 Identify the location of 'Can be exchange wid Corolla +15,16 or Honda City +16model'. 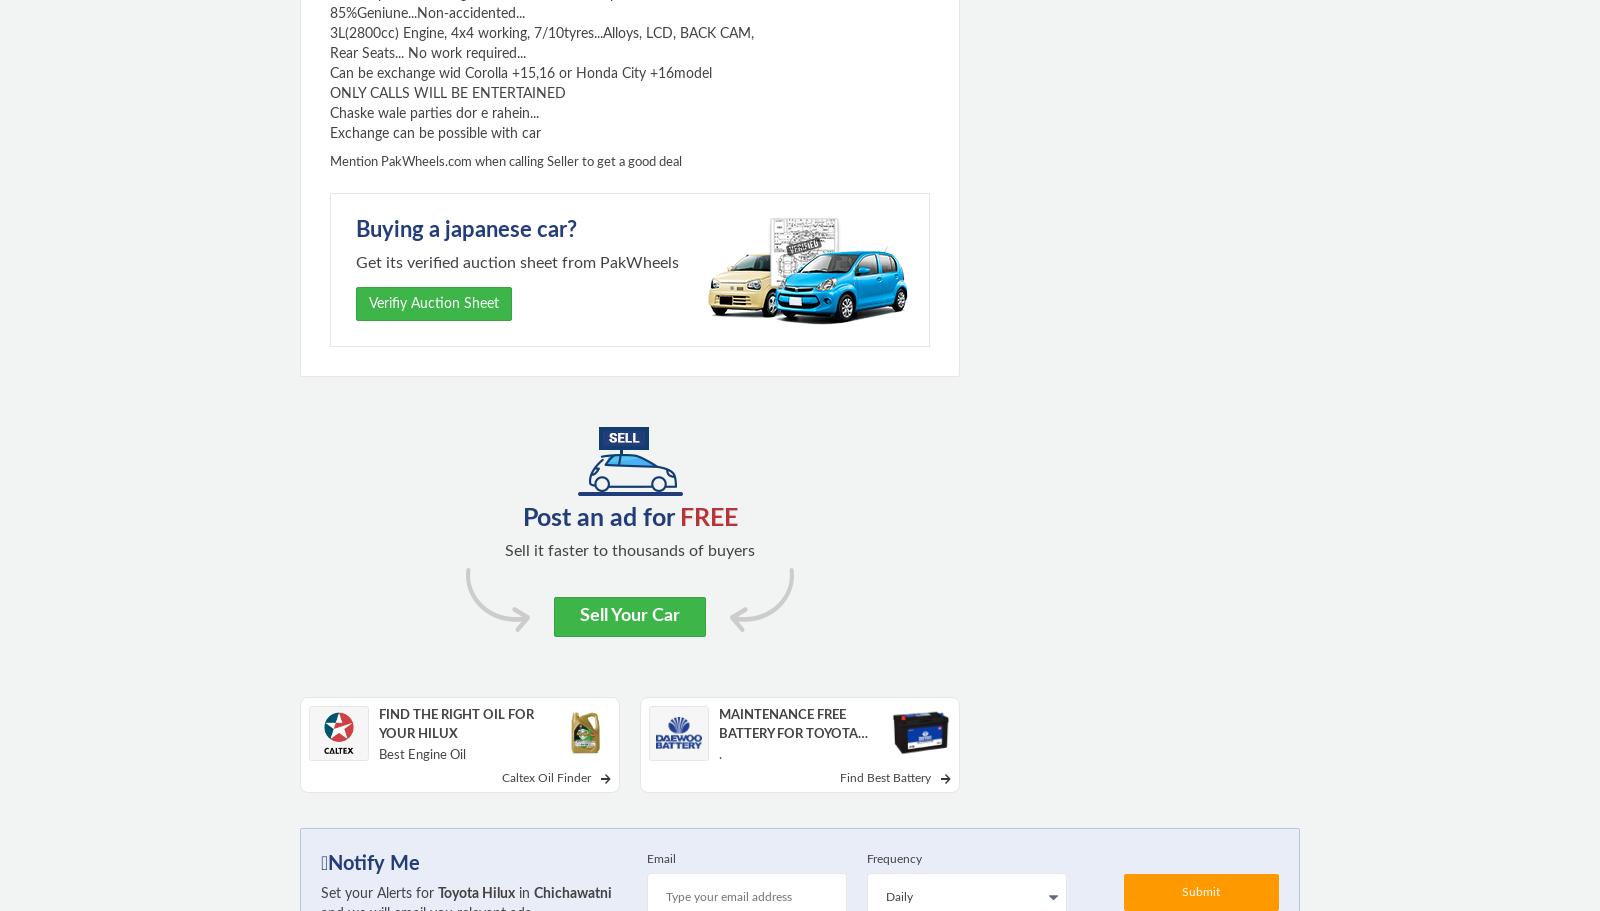
(519, 73).